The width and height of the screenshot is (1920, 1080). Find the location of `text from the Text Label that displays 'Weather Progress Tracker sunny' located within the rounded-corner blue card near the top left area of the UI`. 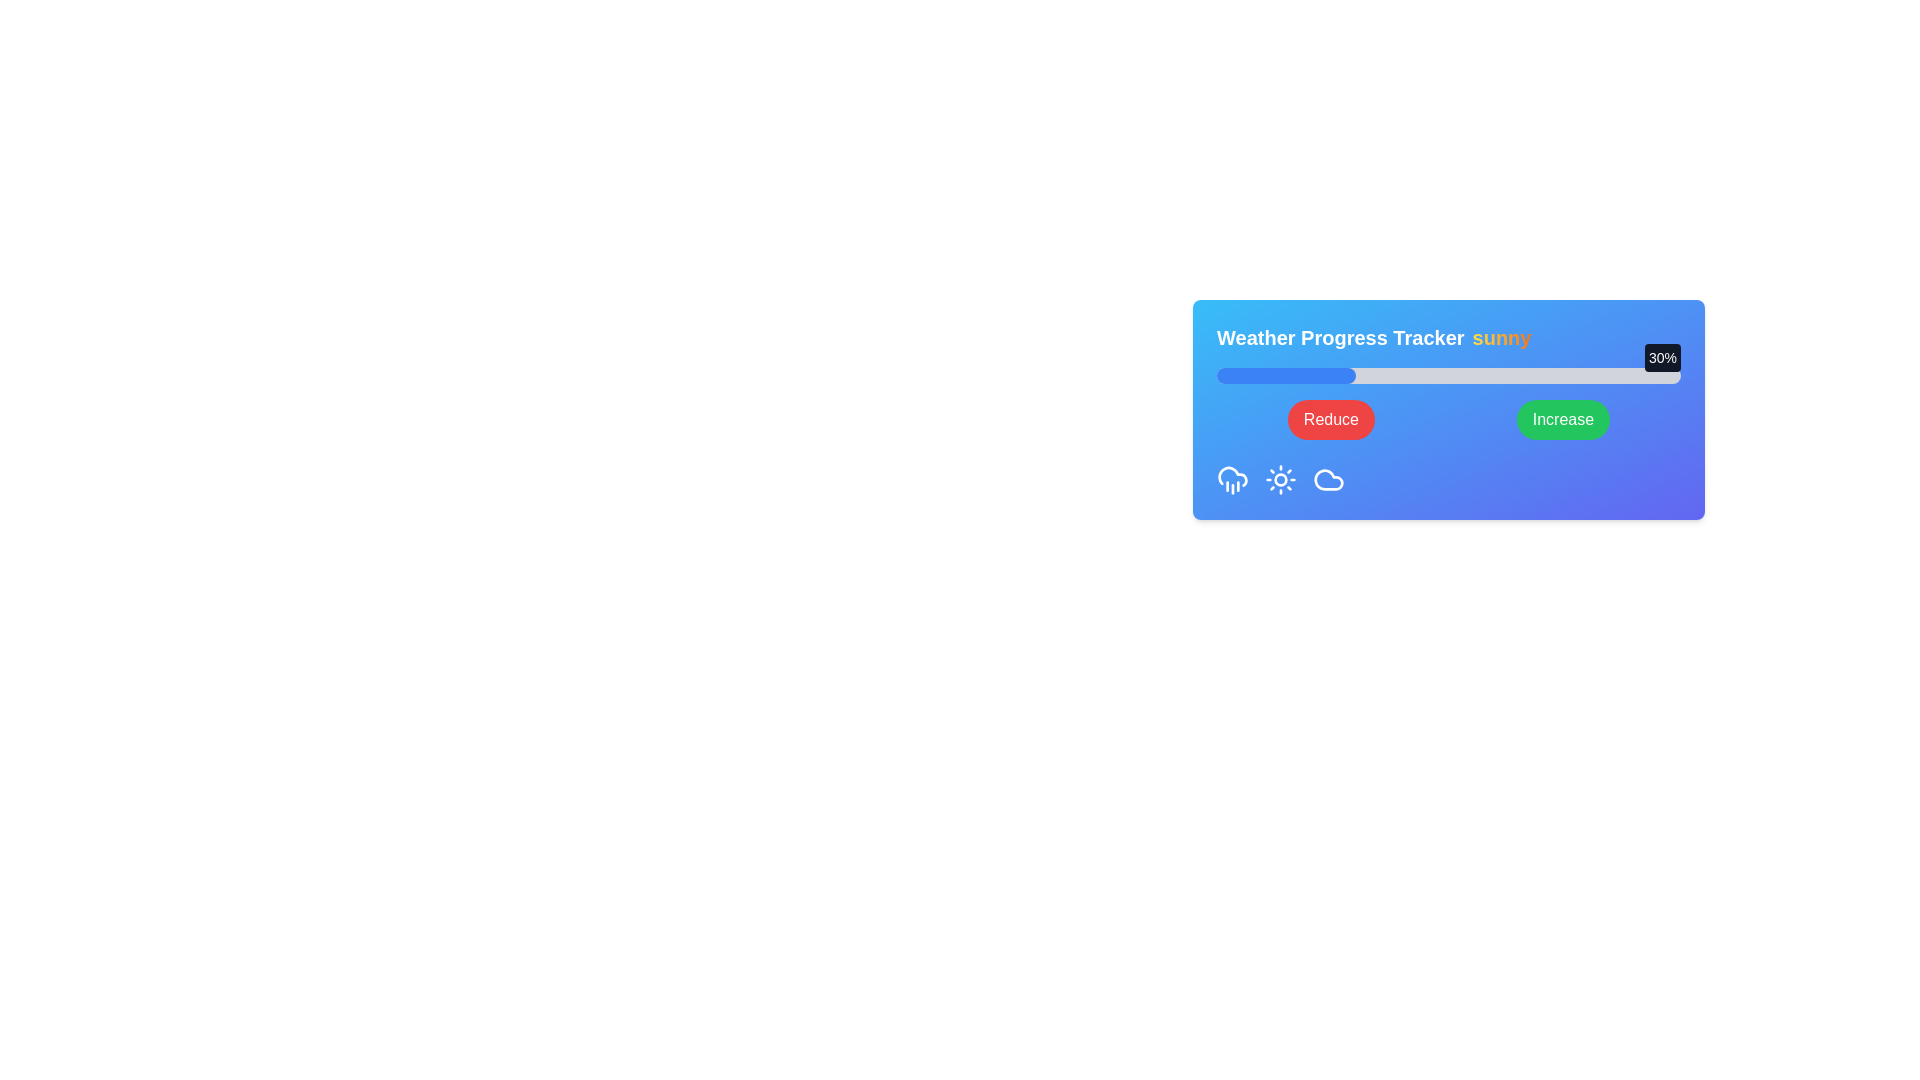

text from the Text Label that displays 'Weather Progress Tracker sunny' located within the rounded-corner blue card near the top left area of the UI is located at coordinates (1449, 337).